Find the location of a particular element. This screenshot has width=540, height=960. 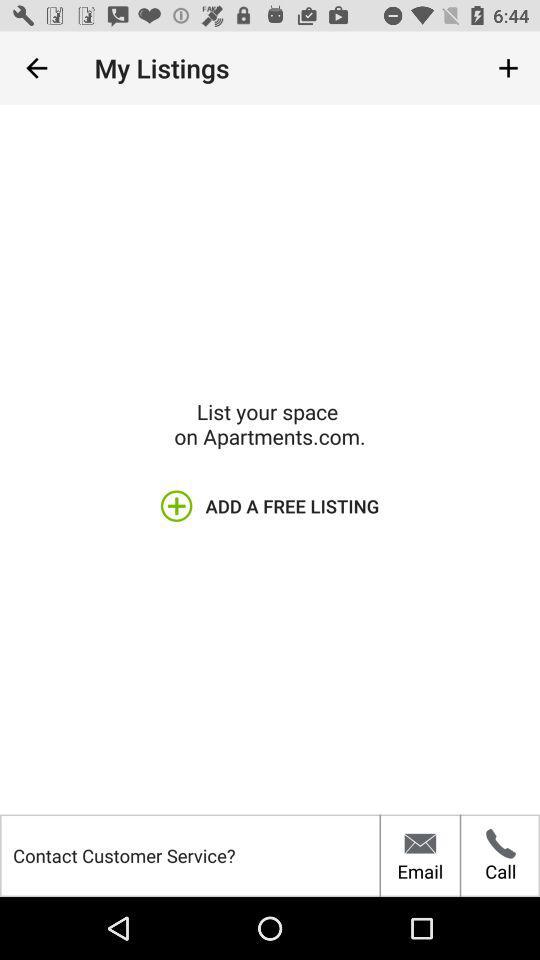

icon above the contact customer service? is located at coordinates (270, 505).